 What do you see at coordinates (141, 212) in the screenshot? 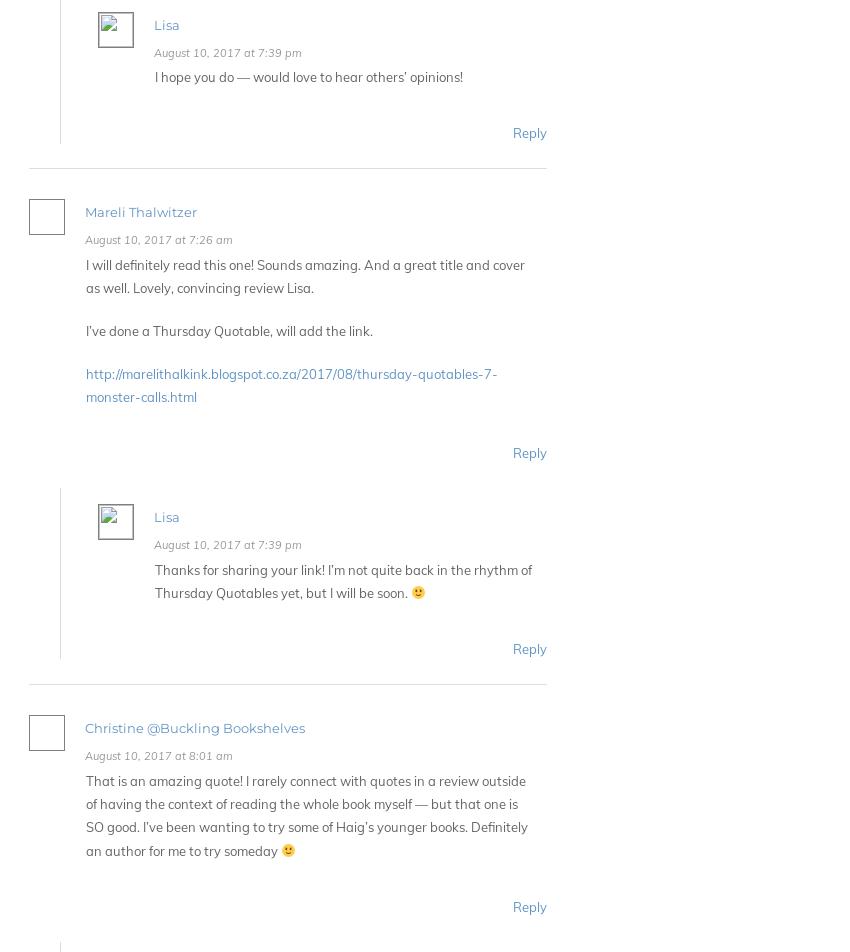
I see `'Mareli Thalwitzer'` at bounding box center [141, 212].